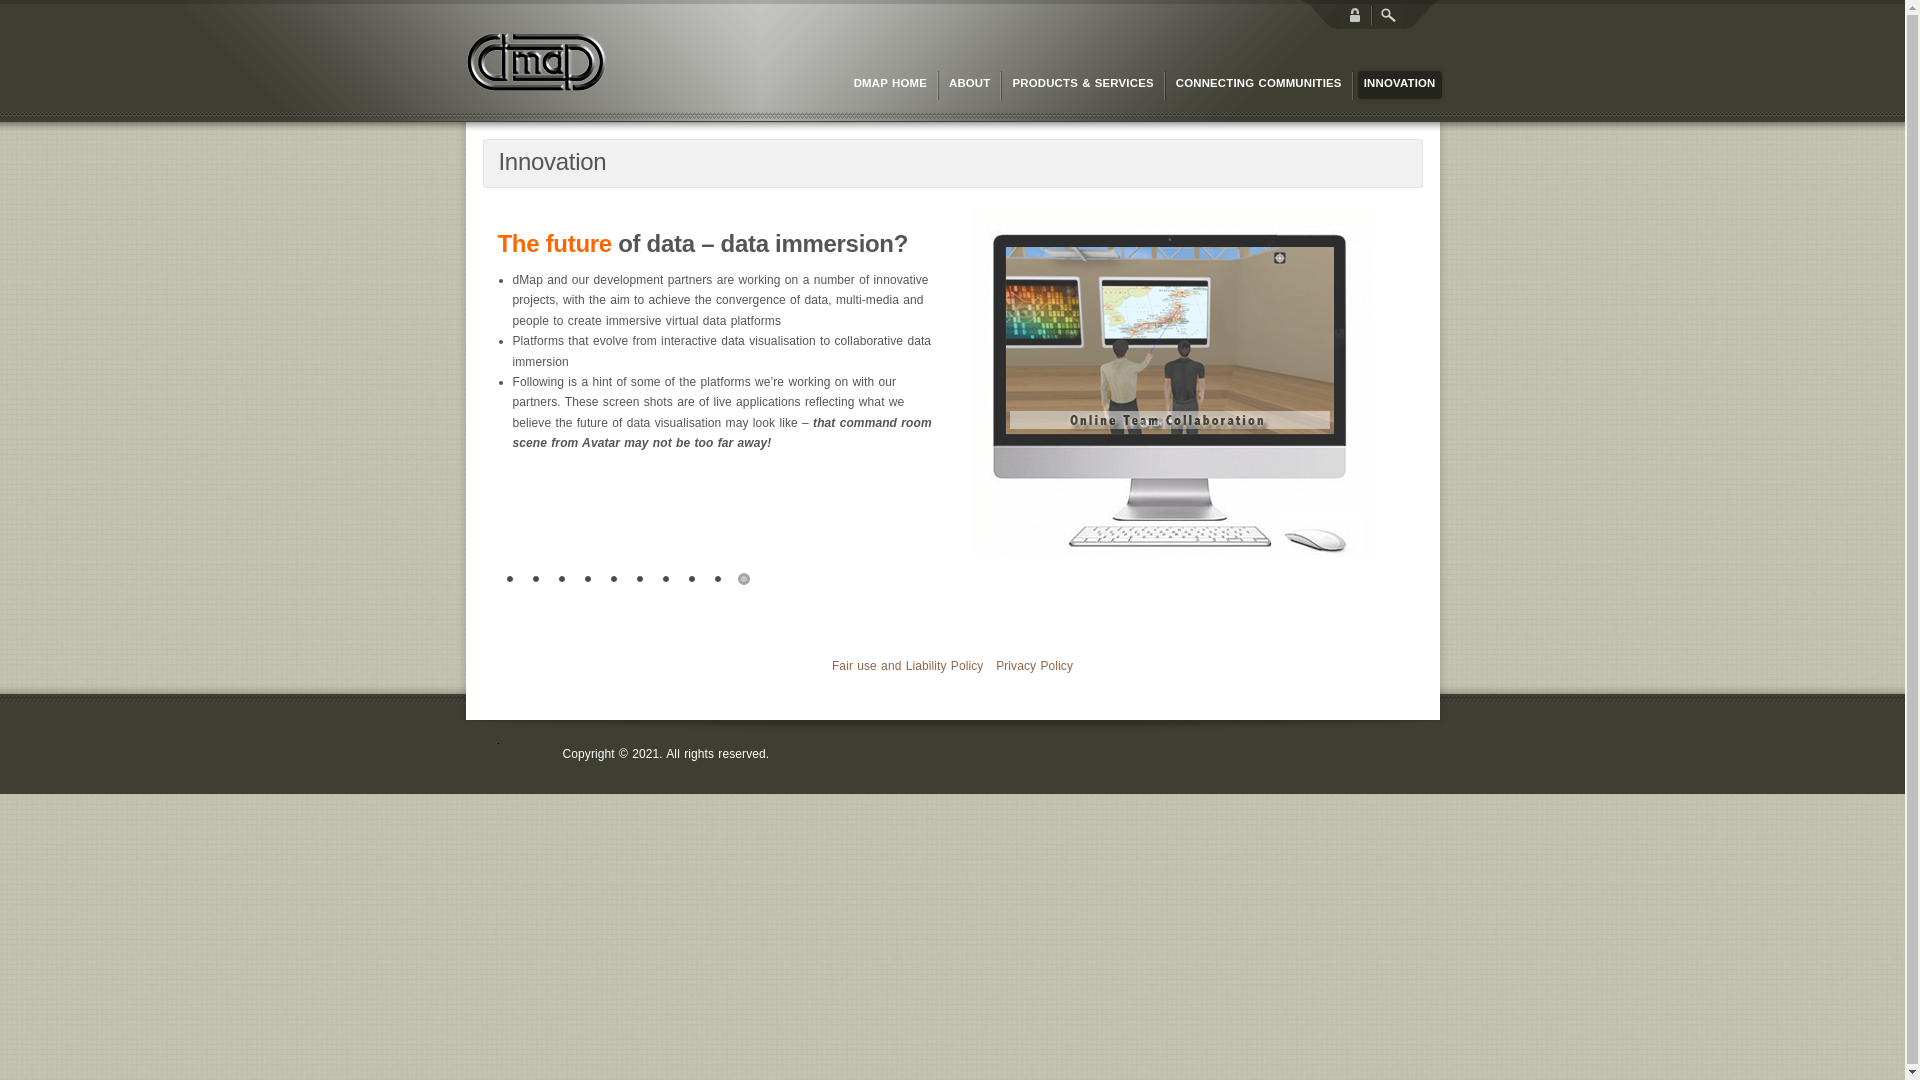 This screenshot has height=1080, width=1920. I want to click on '#', so click(613, 579).